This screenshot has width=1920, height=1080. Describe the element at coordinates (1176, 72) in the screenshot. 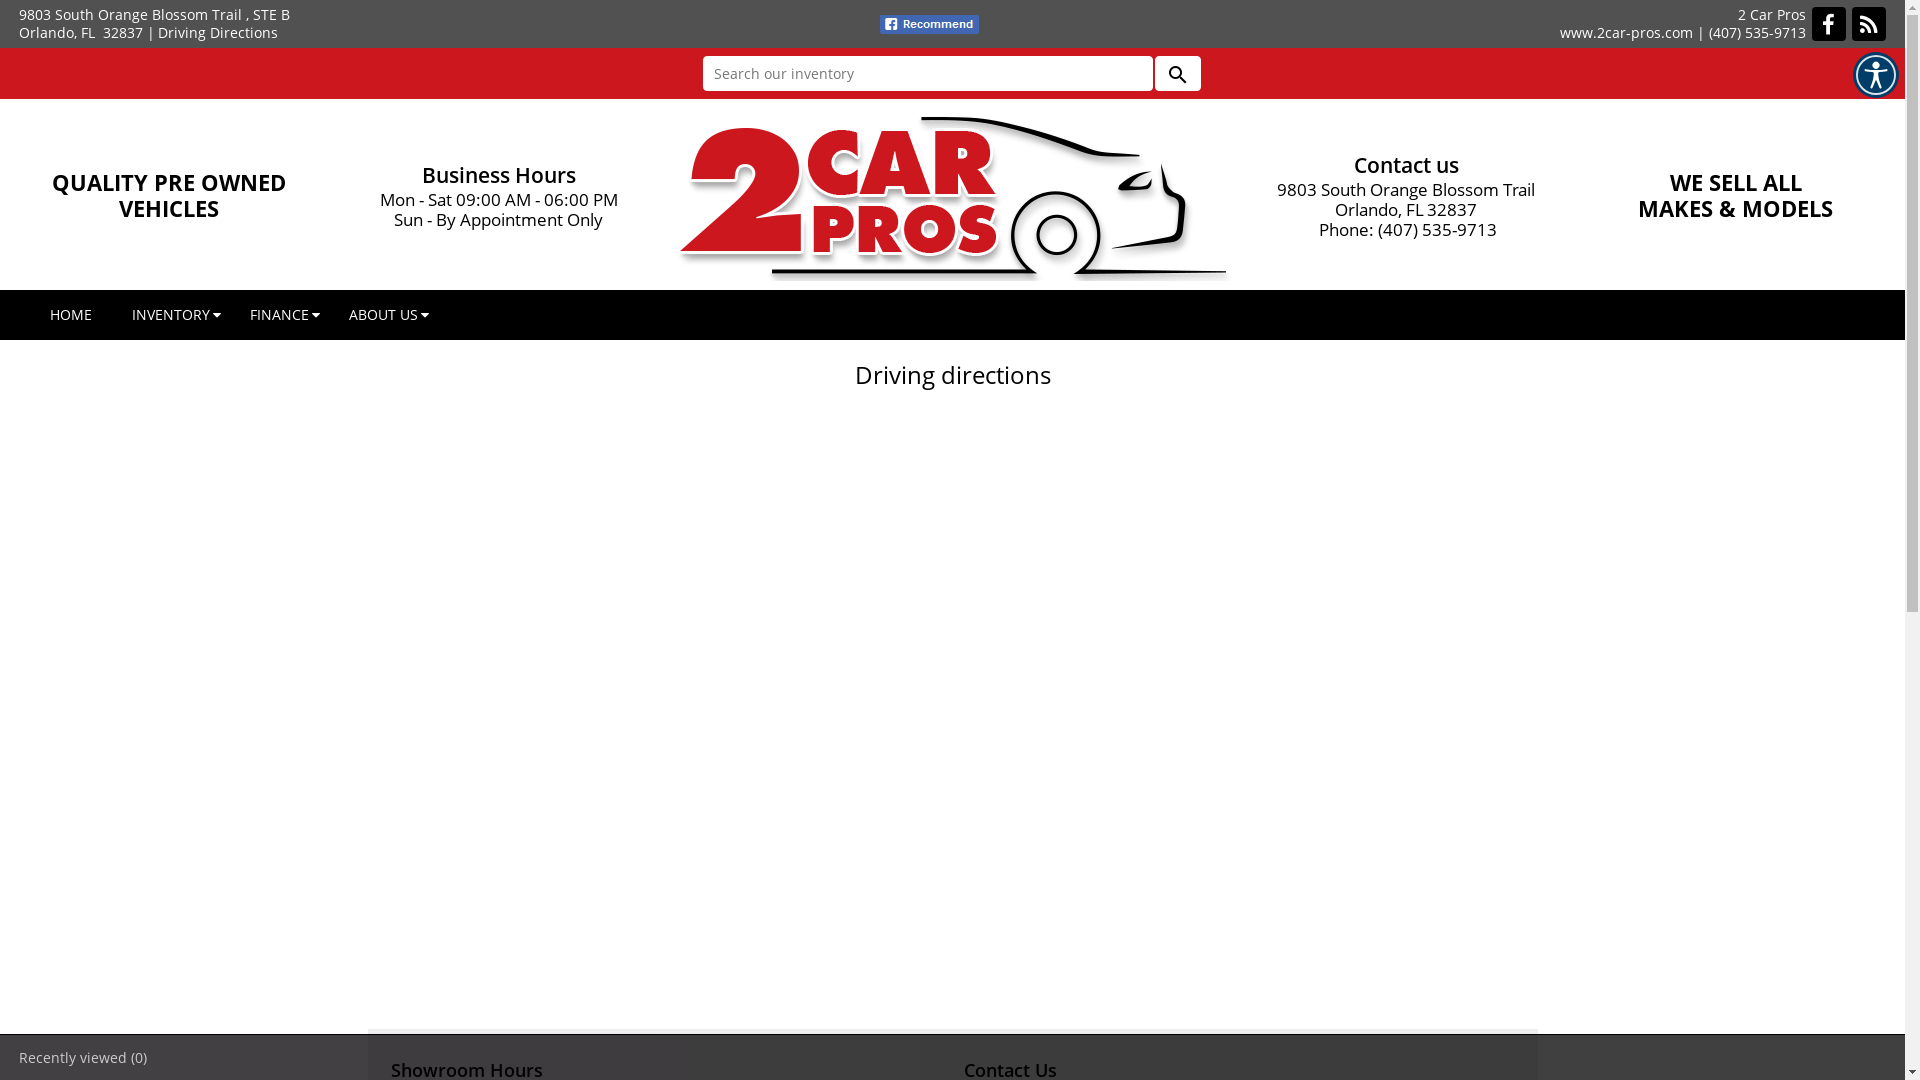

I see `'search'` at that location.